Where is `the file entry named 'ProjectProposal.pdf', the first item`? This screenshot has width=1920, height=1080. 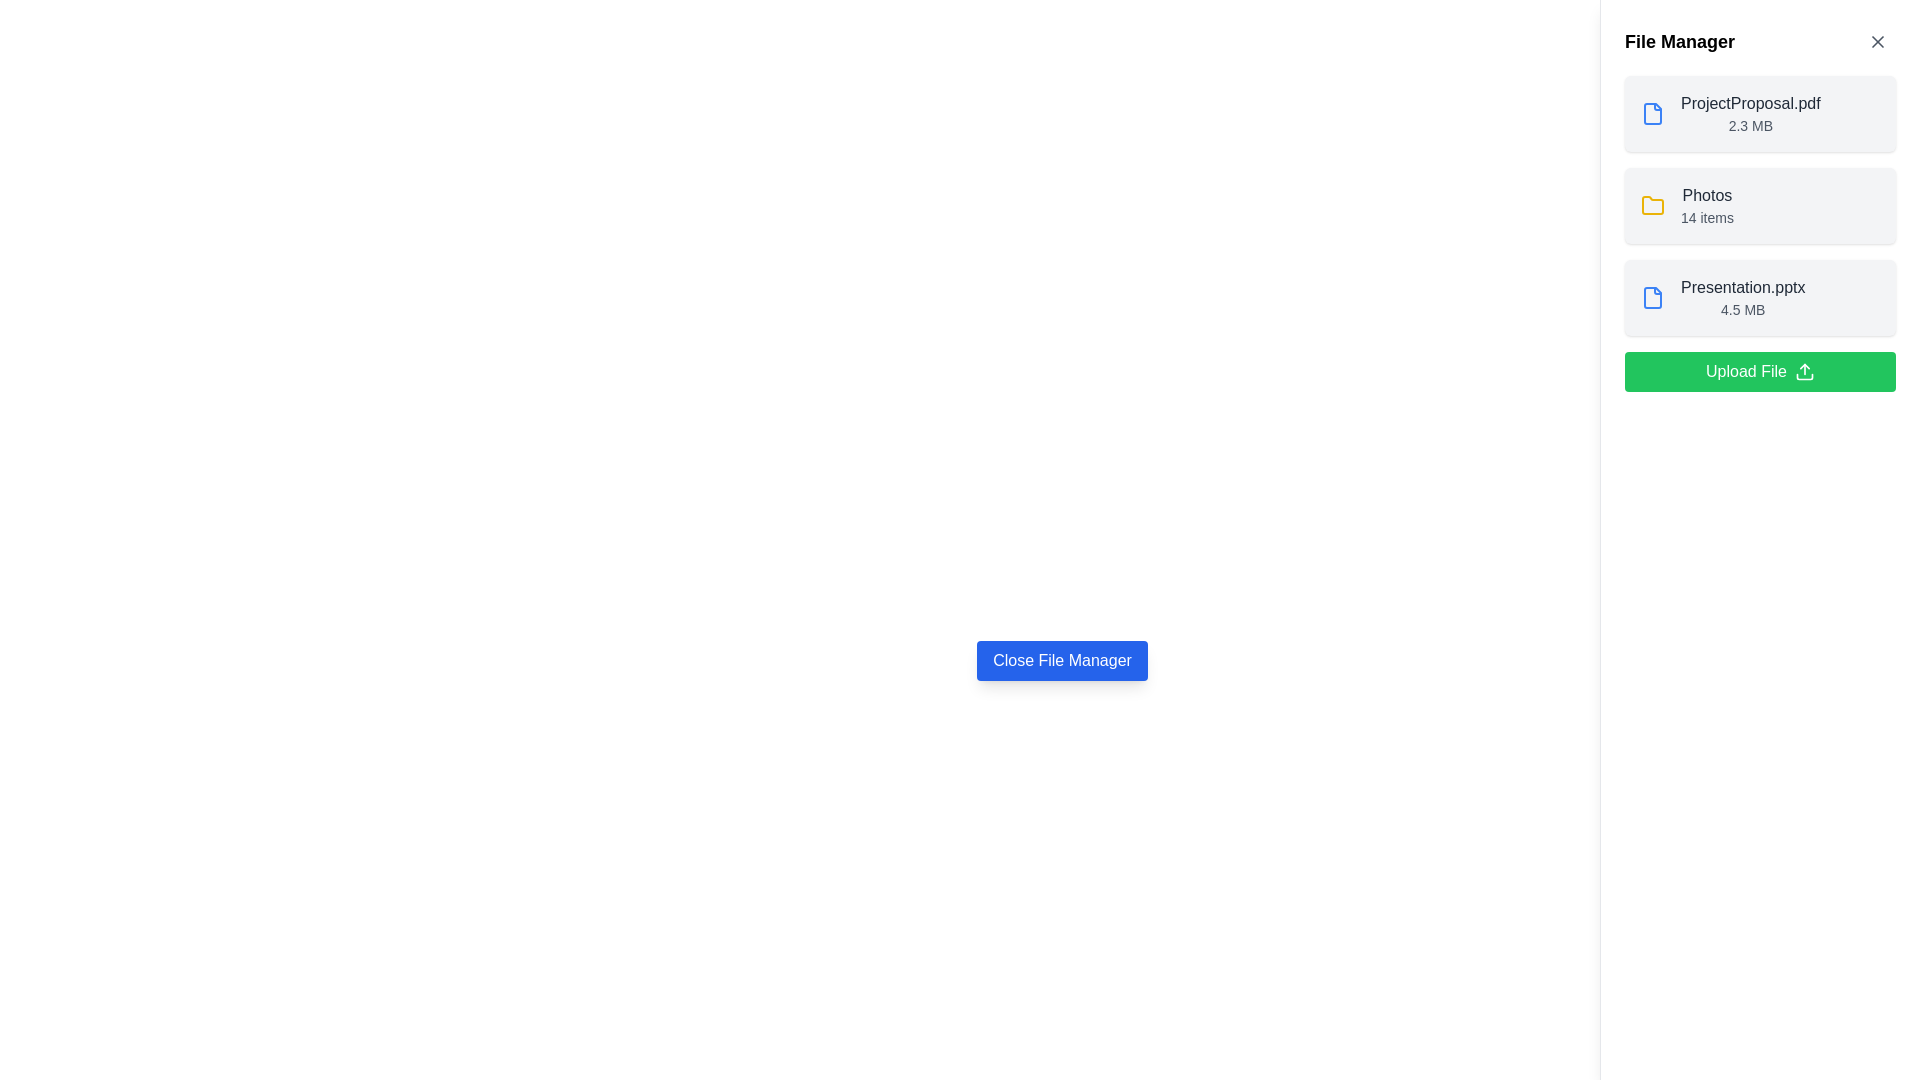 the file entry named 'ProjectProposal.pdf', the first item is located at coordinates (1749, 114).